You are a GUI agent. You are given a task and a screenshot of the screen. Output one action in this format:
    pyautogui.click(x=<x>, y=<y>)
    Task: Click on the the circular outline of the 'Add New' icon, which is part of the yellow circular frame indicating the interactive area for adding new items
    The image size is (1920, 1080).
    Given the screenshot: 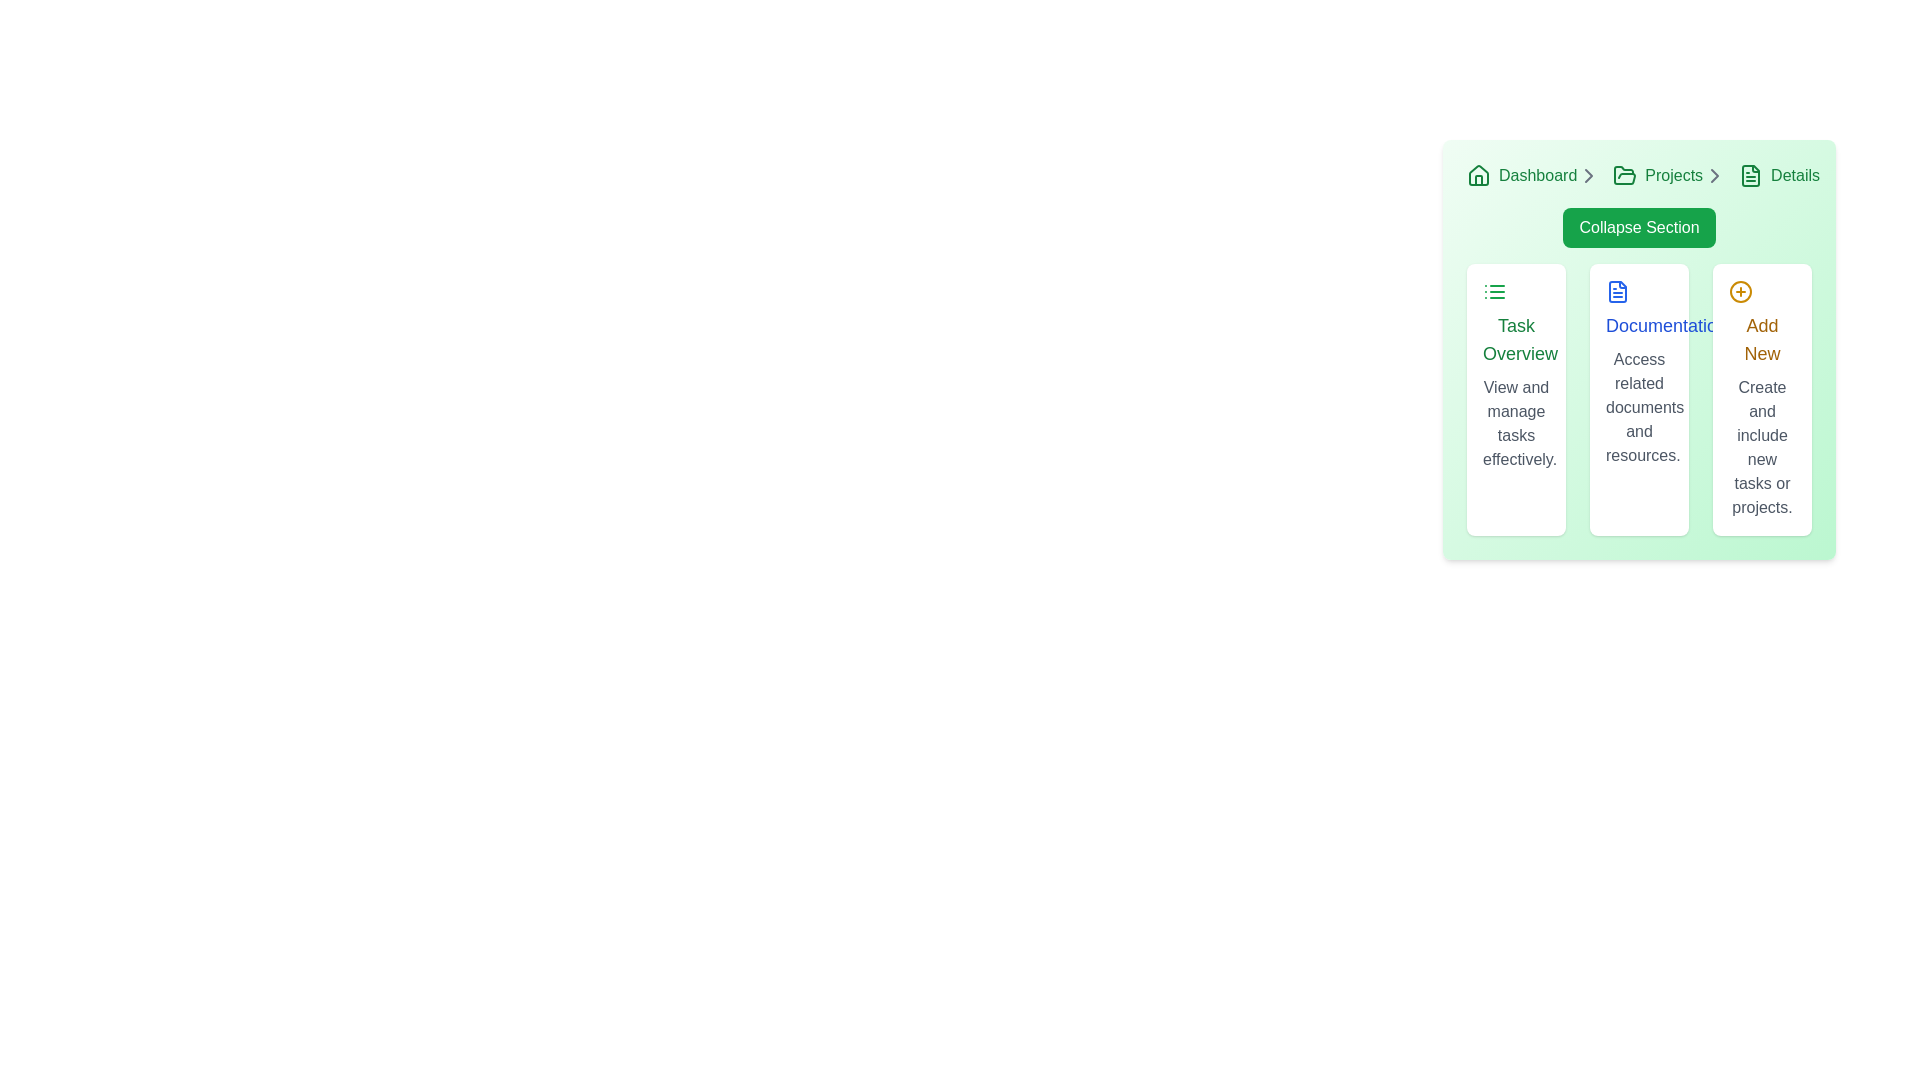 What is the action you would take?
    pyautogui.click(x=1740, y=292)
    